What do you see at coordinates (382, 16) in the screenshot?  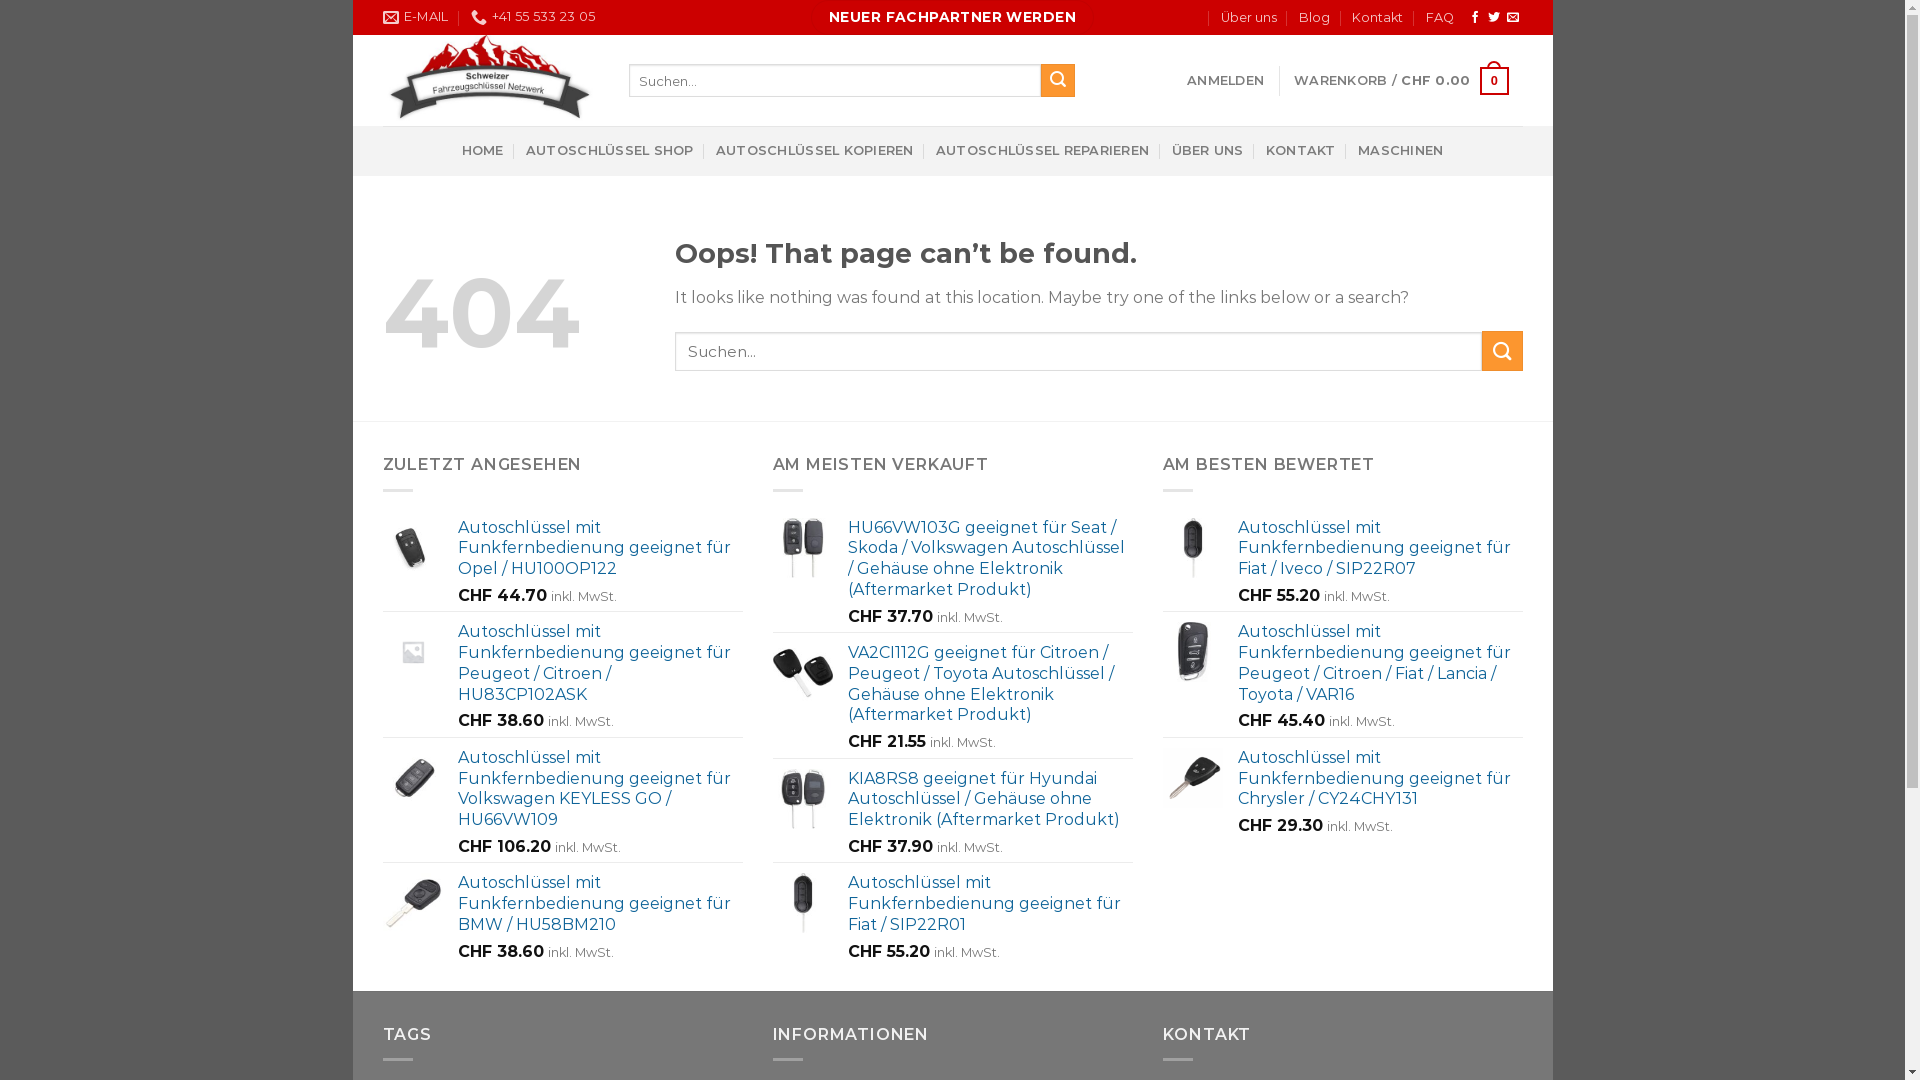 I see `'E-MAIL'` at bounding box center [382, 16].